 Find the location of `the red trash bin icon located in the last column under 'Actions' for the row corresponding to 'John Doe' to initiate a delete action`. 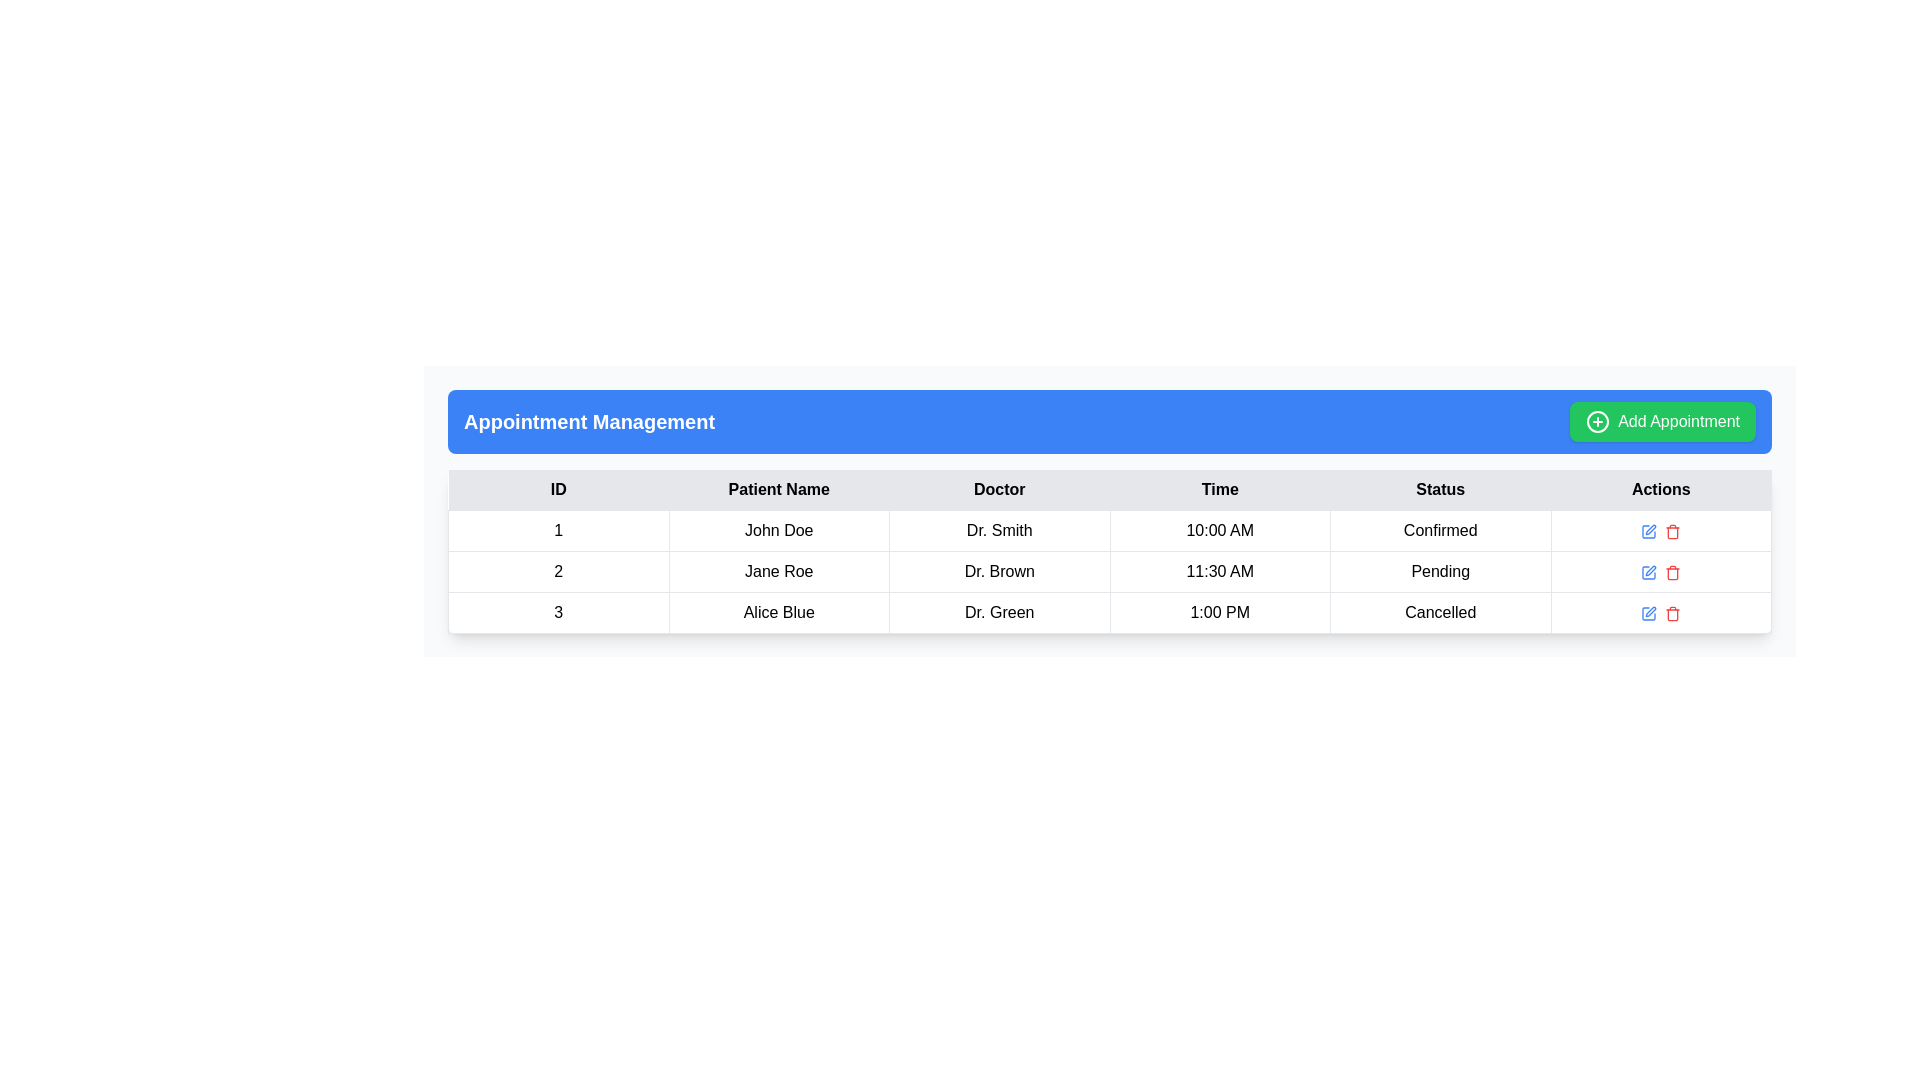

the red trash bin icon located in the last column under 'Actions' for the row corresponding to 'John Doe' to initiate a delete action is located at coordinates (1673, 530).